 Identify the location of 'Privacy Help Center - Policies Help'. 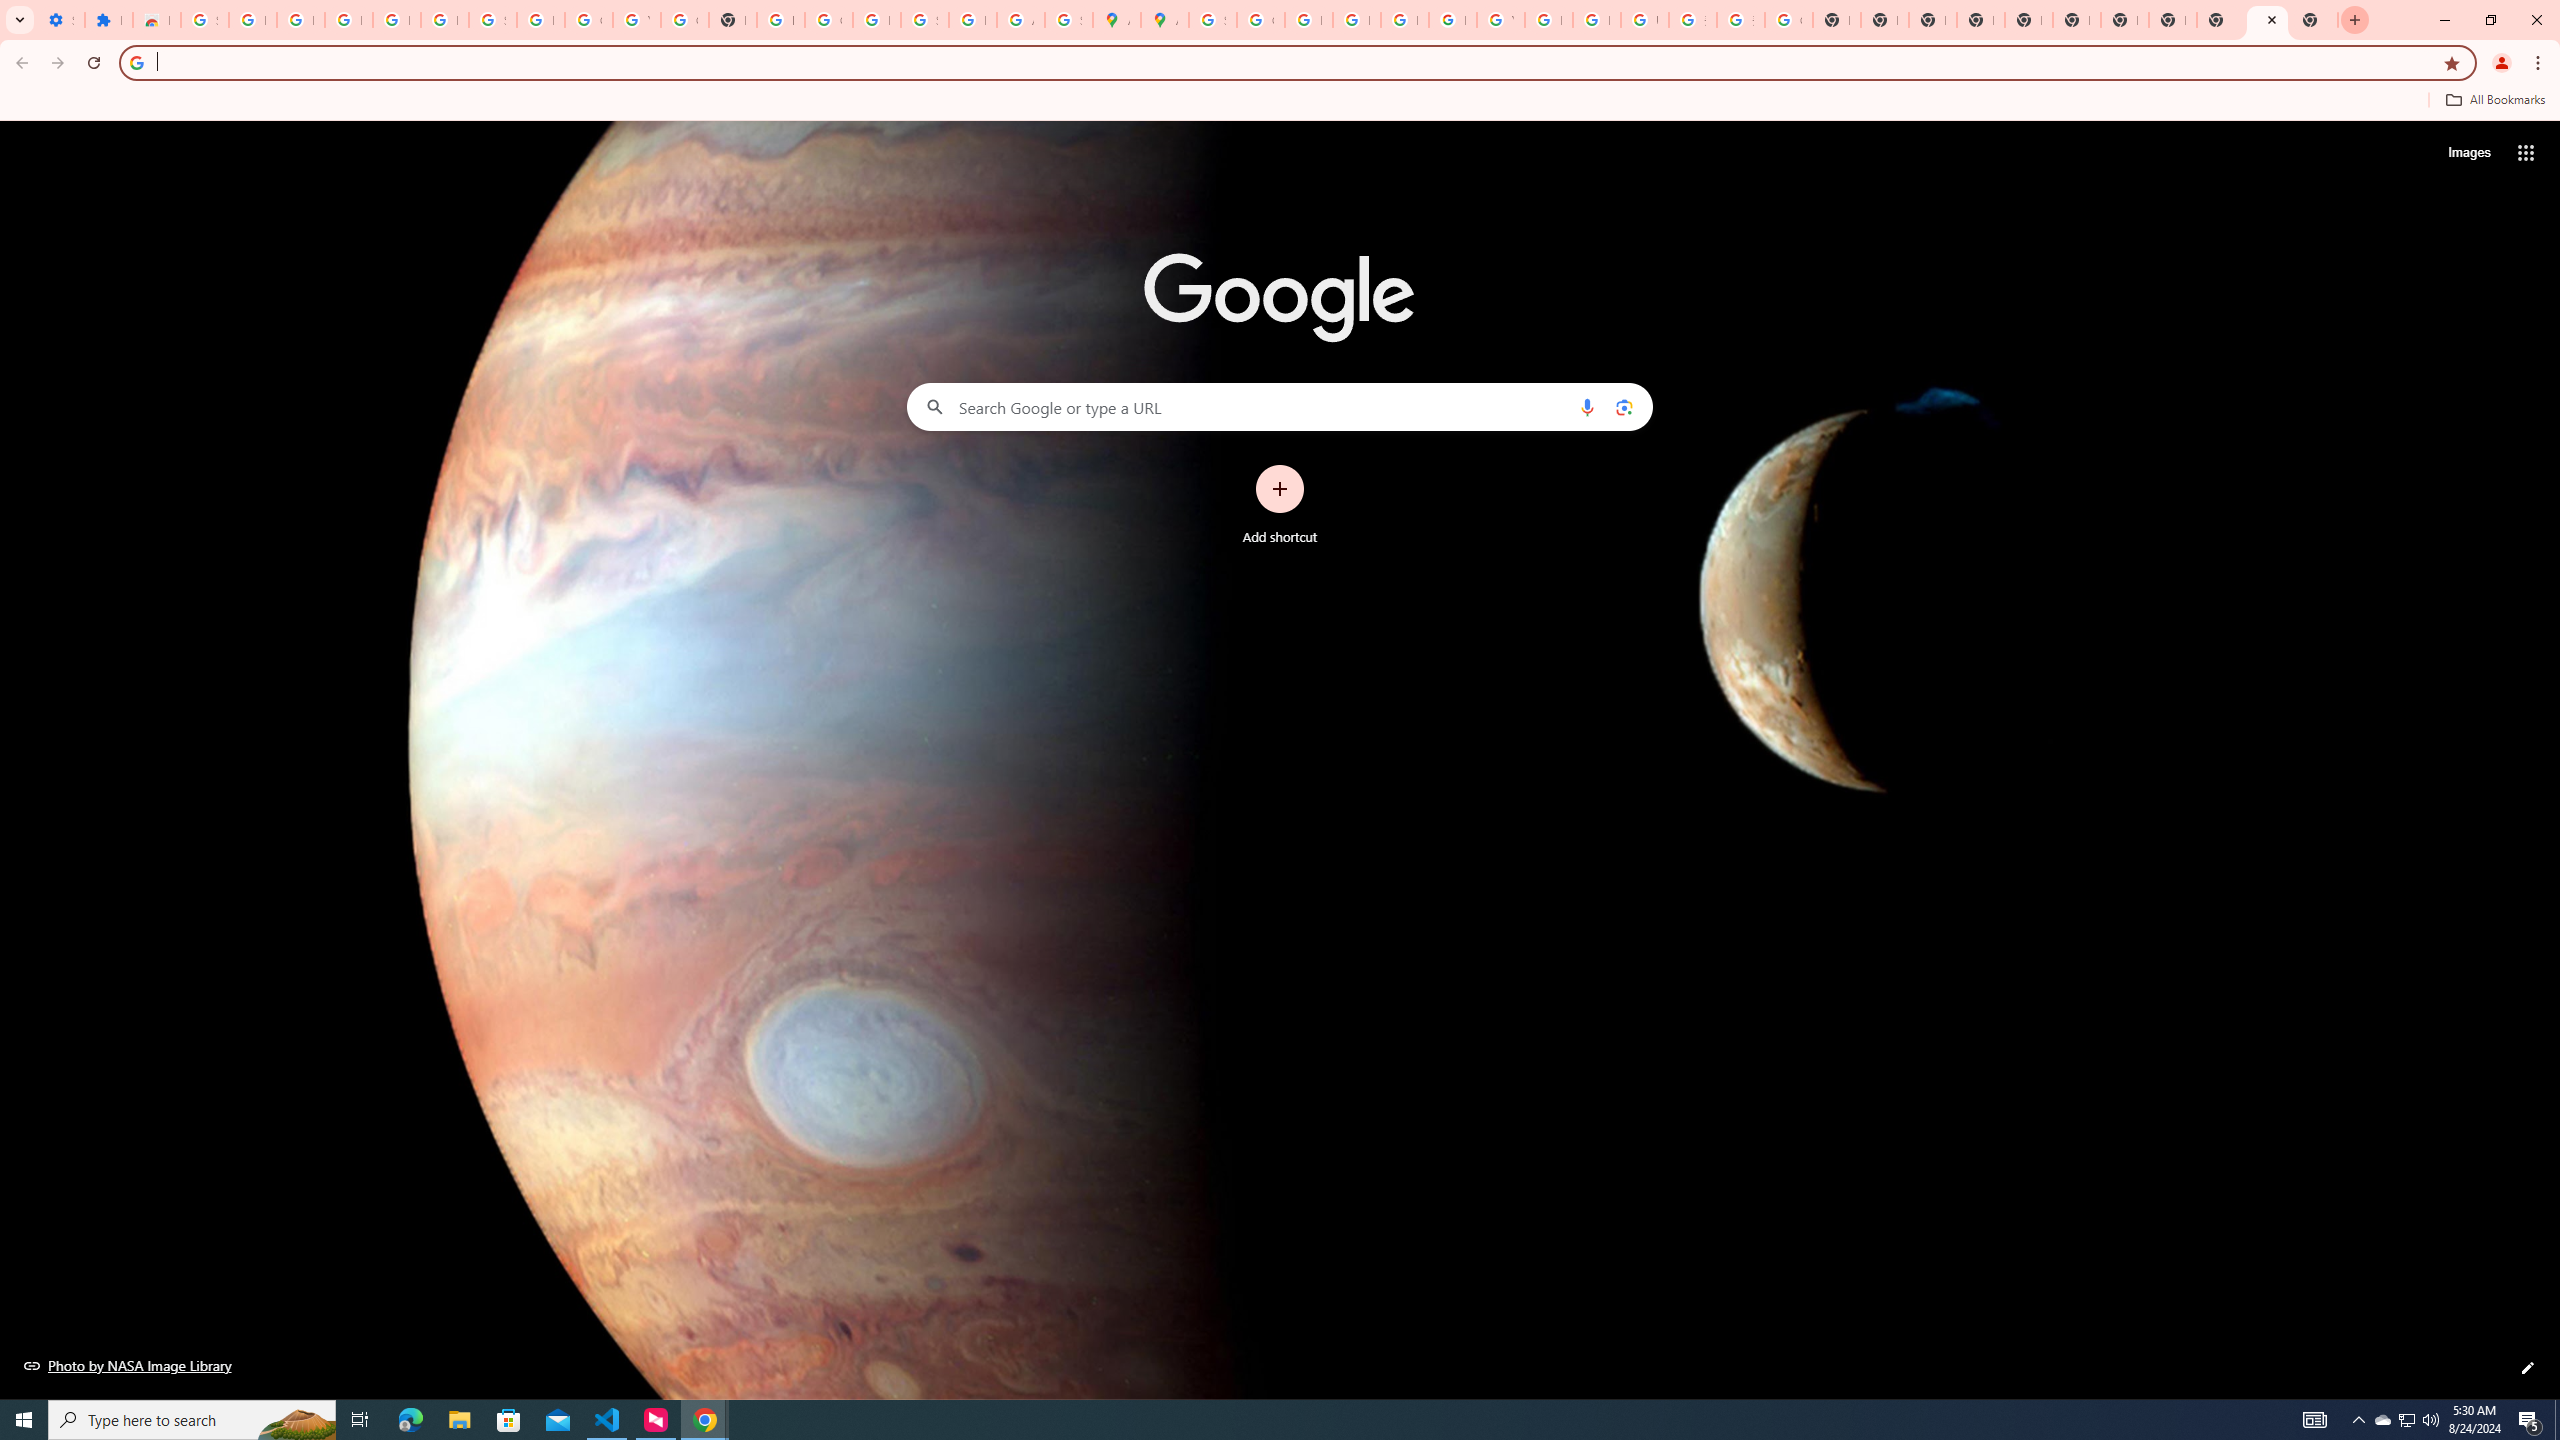
(1308, 19).